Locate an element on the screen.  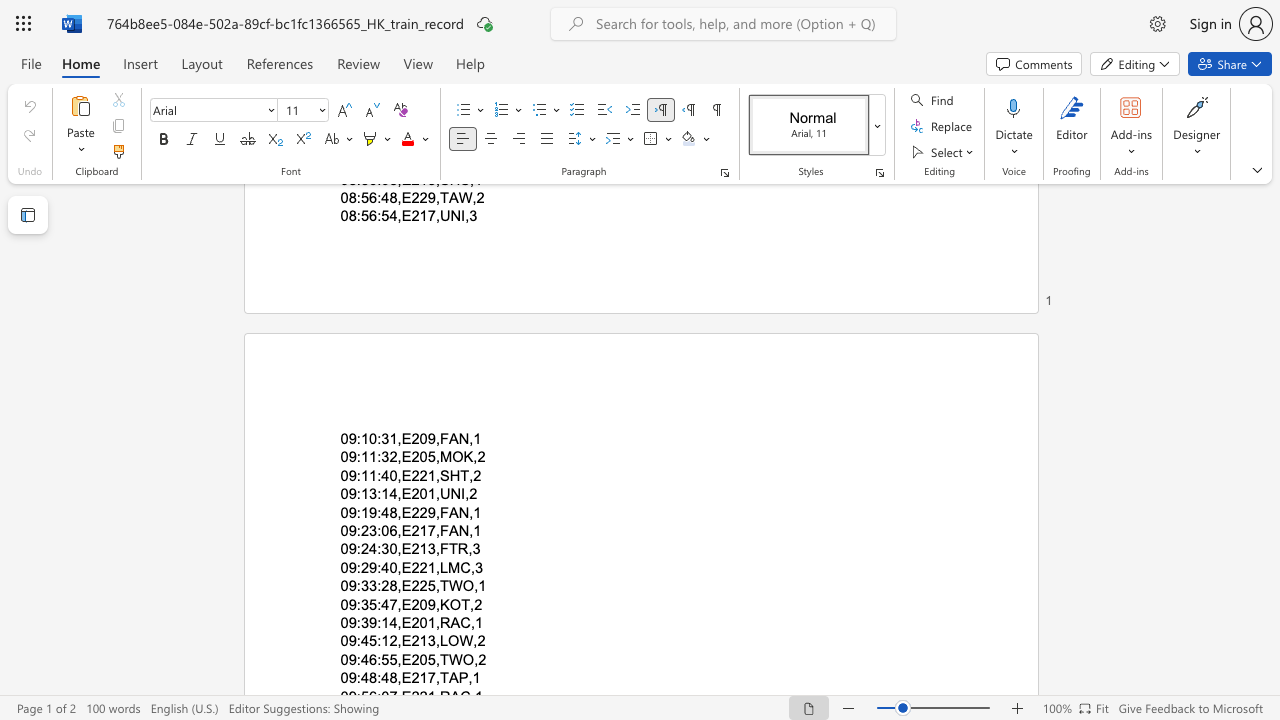
the space between the continuous character "," and "M" in the text is located at coordinates (440, 457).